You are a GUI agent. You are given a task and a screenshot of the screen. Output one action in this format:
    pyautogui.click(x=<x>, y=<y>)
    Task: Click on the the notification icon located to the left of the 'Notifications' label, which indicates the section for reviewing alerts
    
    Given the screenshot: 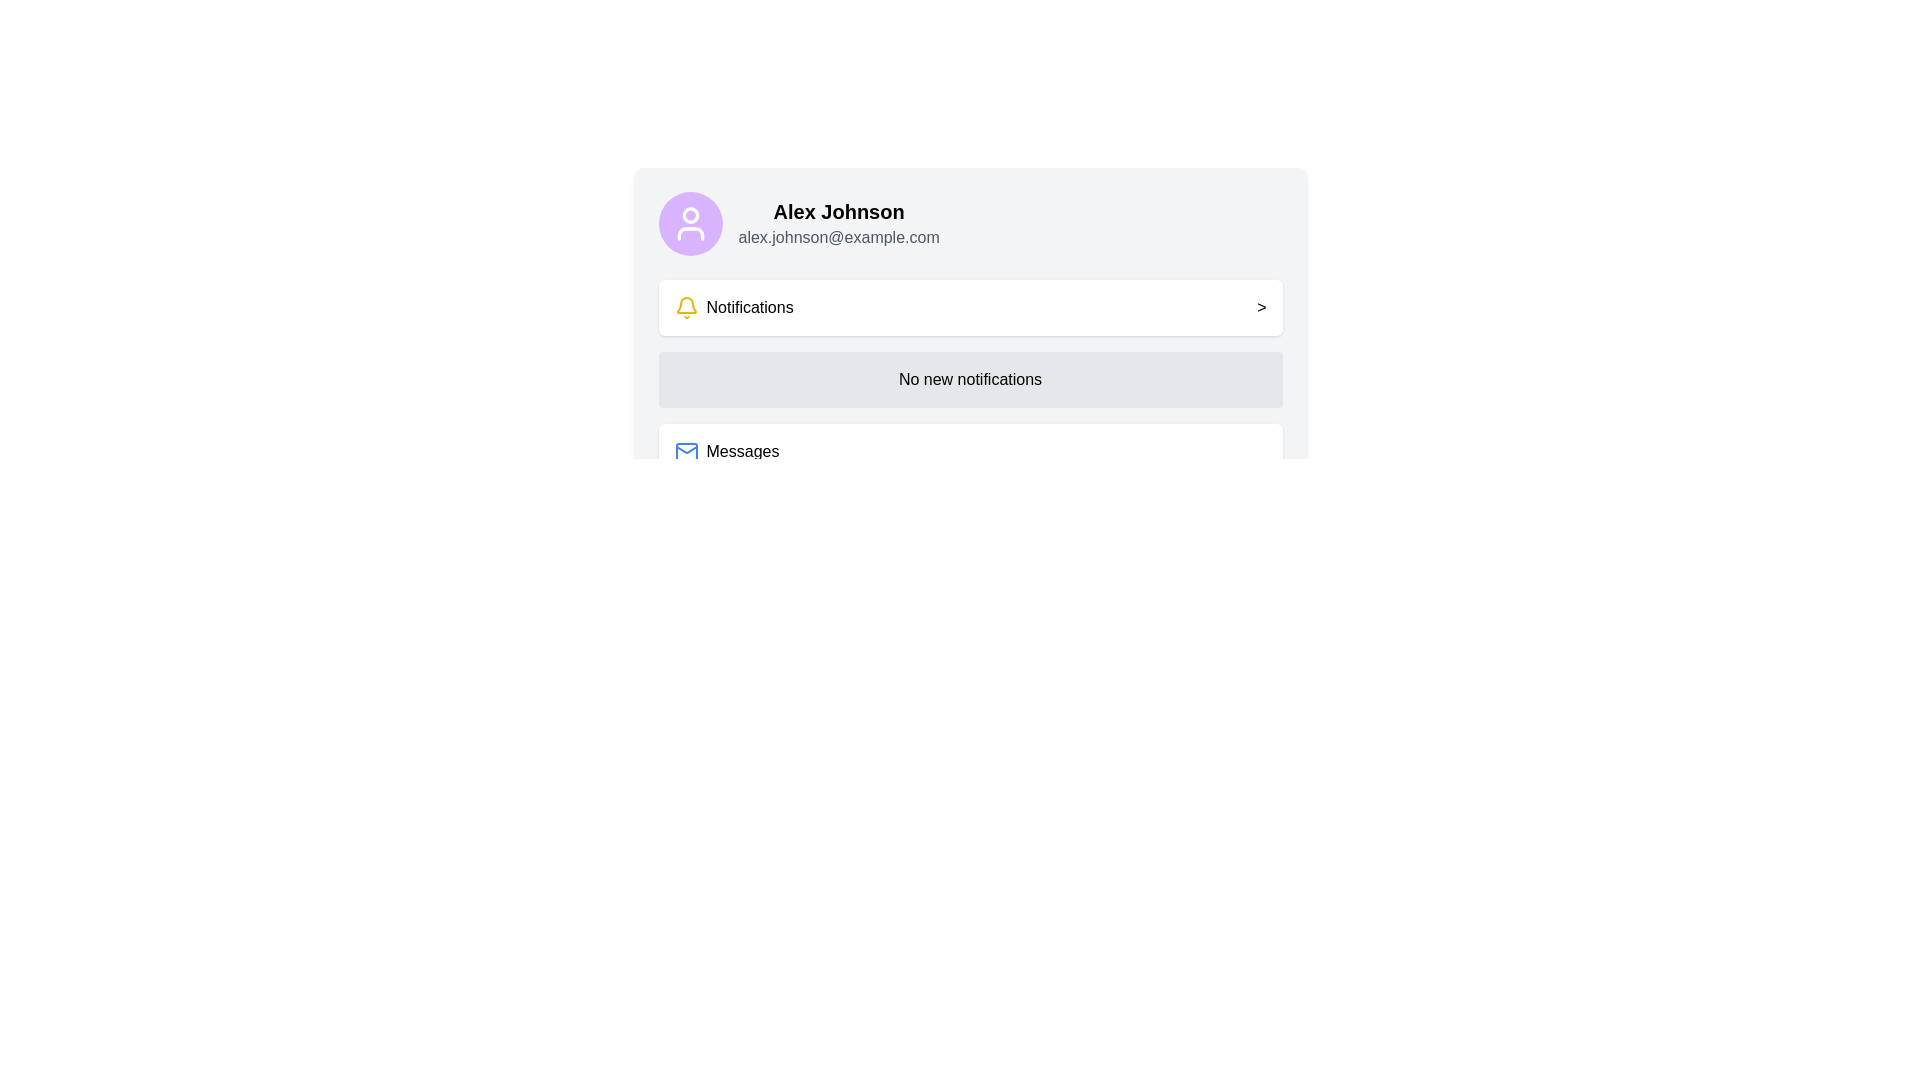 What is the action you would take?
    pyautogui.click(x=686, y=305)
    